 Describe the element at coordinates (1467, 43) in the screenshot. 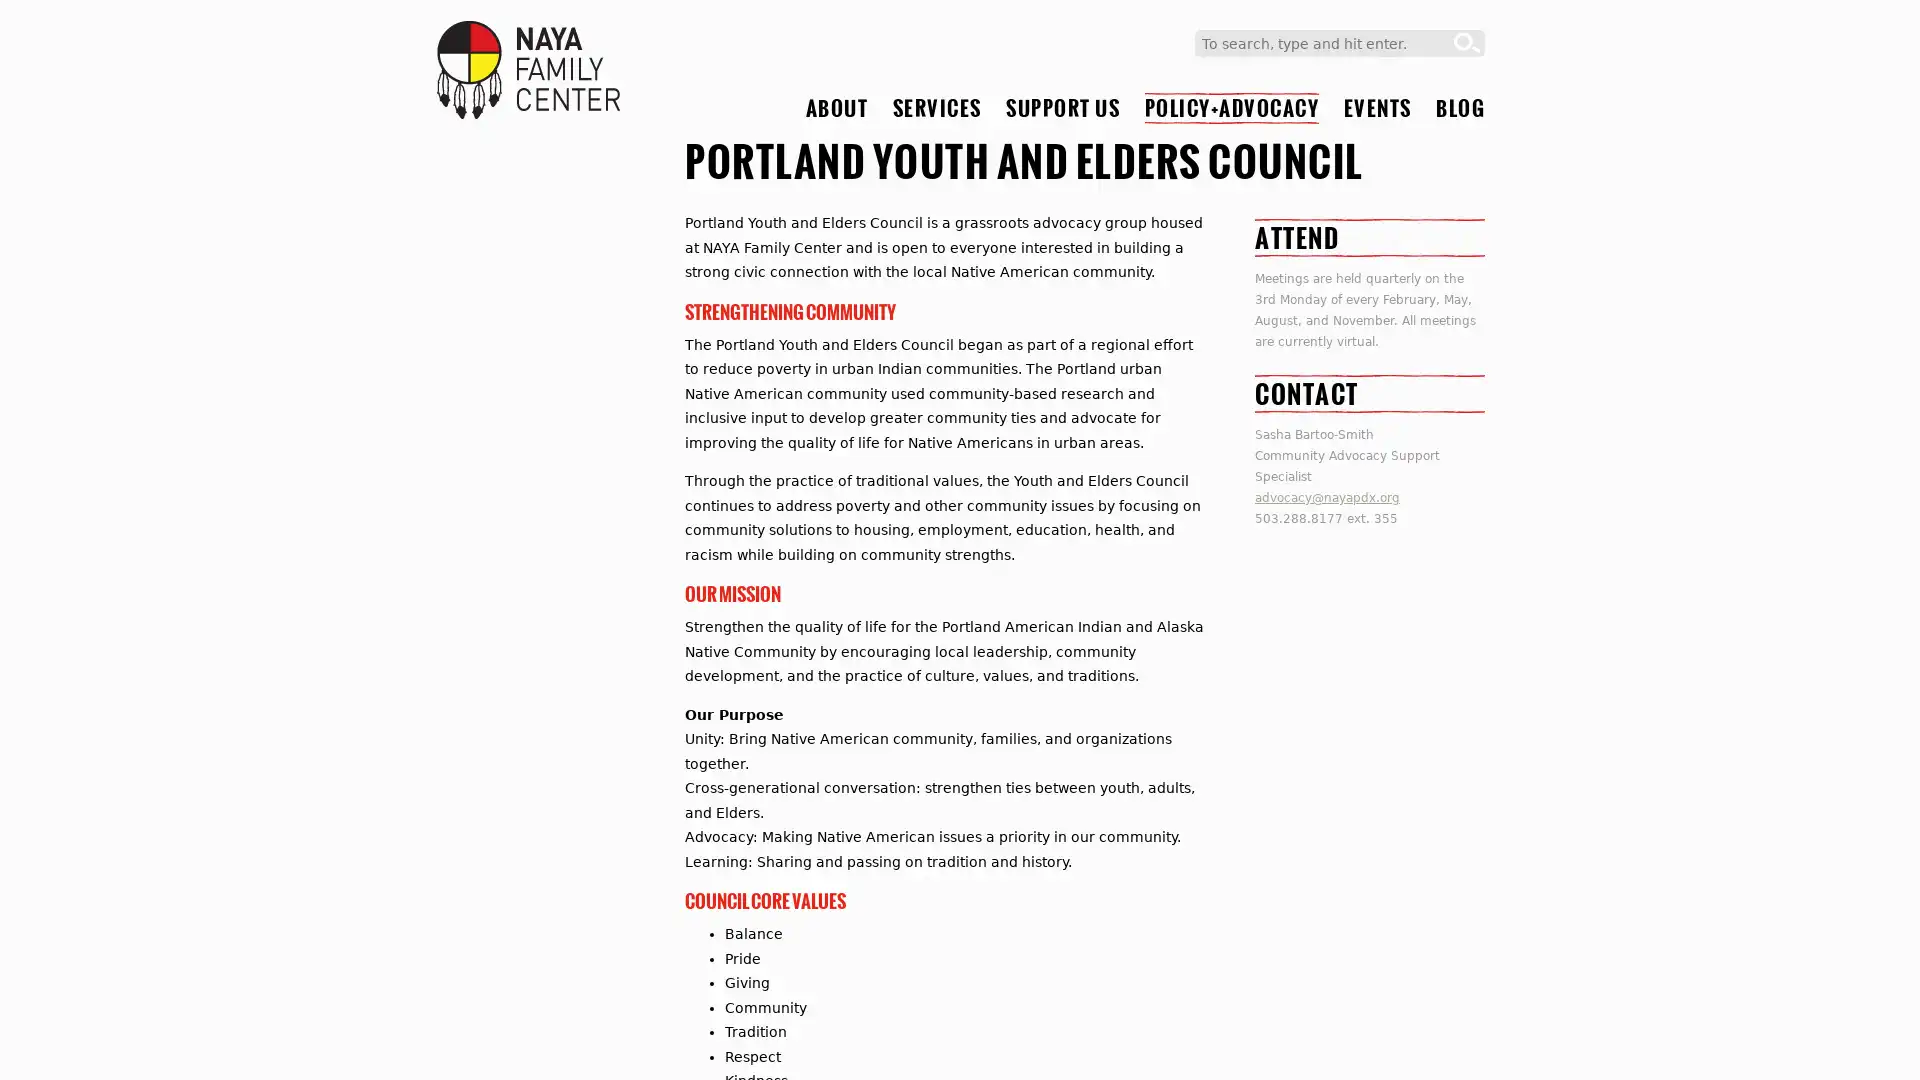

I see `Search` at that location.